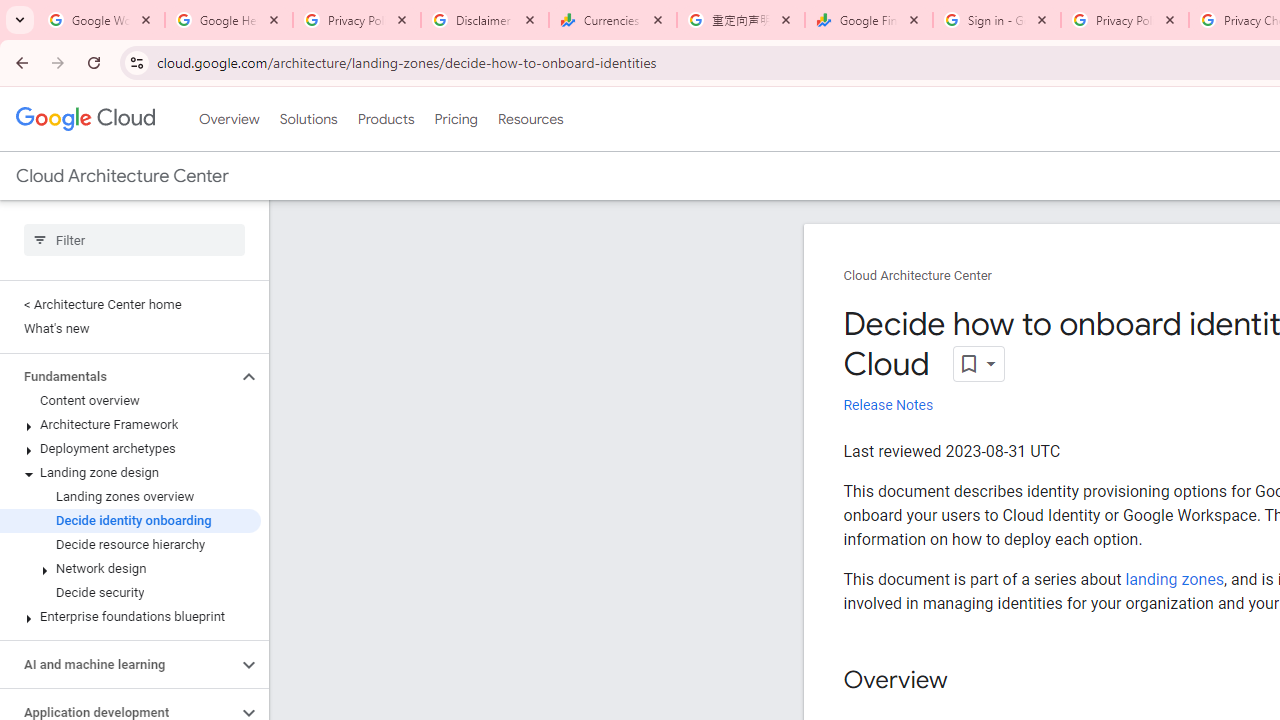 Image resolution: width=1280 pixels, height=720 pixels. I want to click on 'Enterprise foundations blueprint', so click(129, 616).